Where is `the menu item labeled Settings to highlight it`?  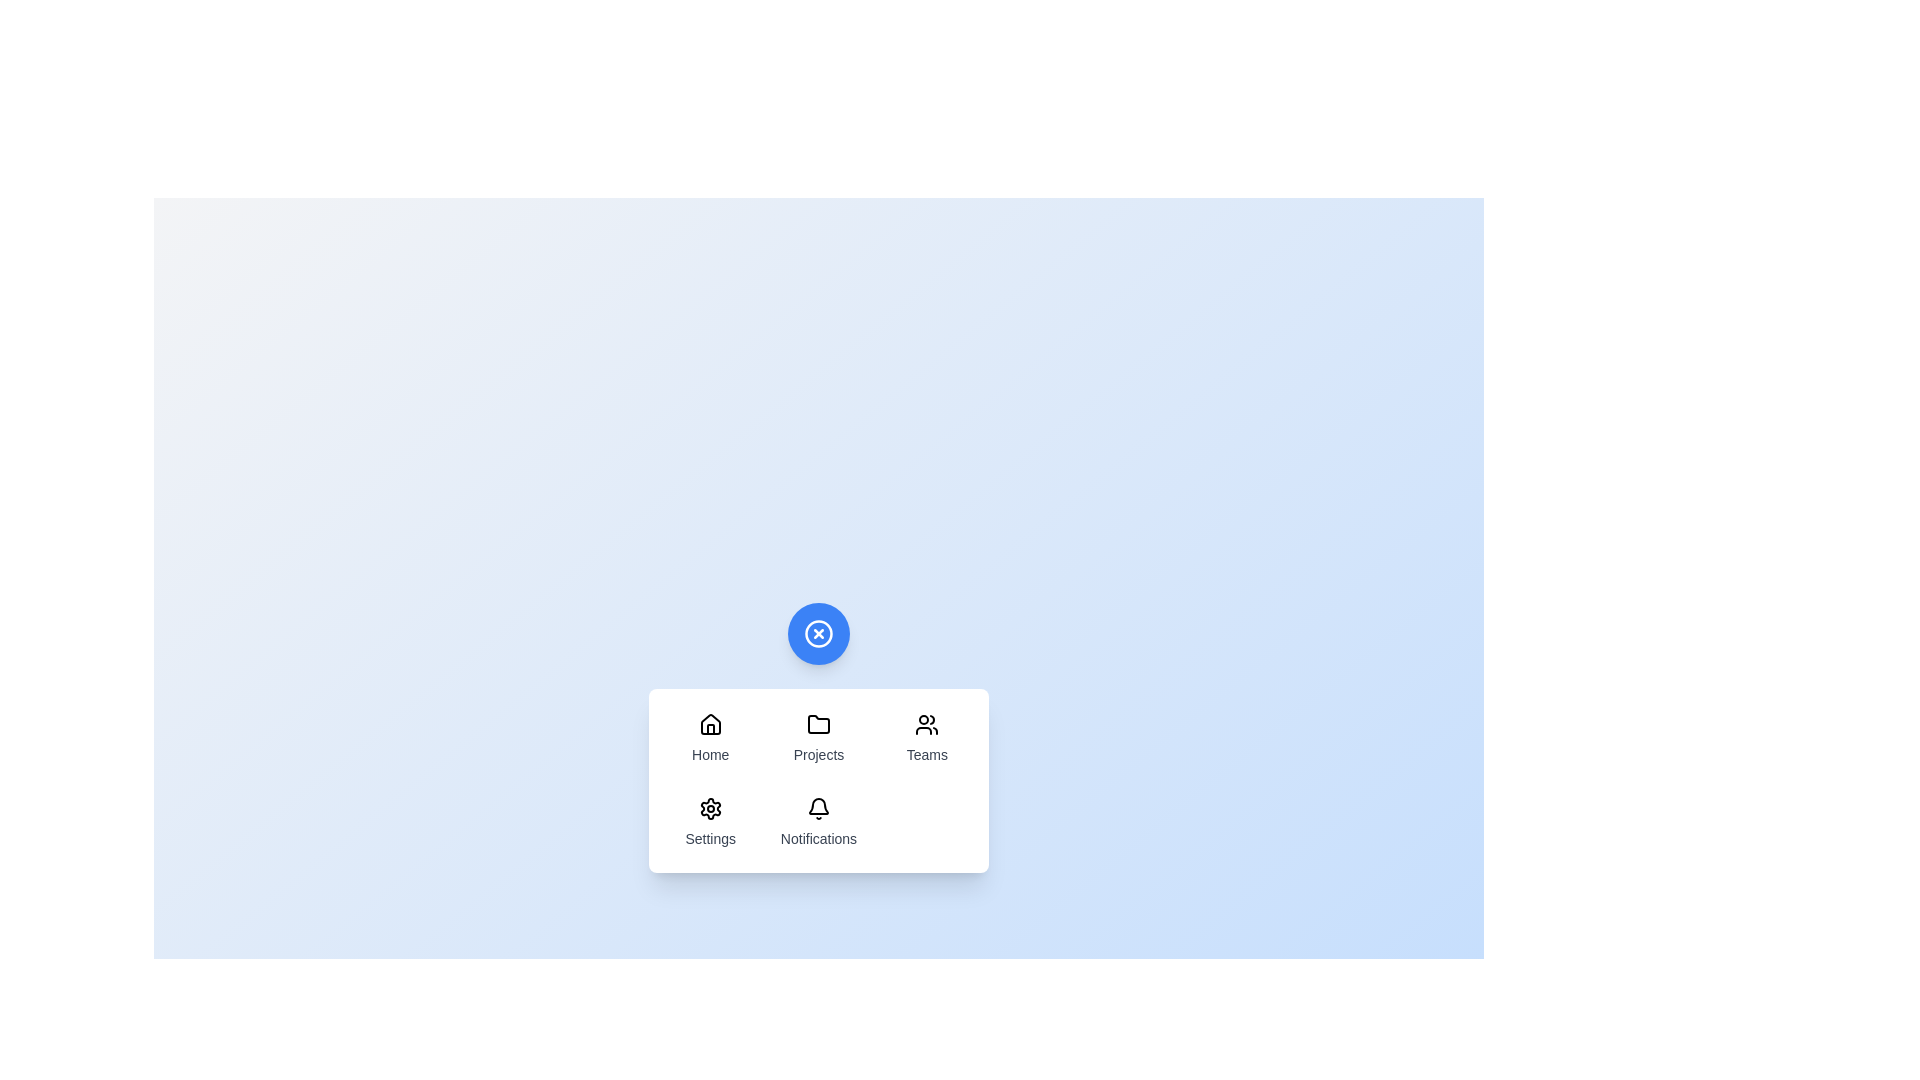 the menu item labeled Settings to highlight it is located at coordinates (710, 822).